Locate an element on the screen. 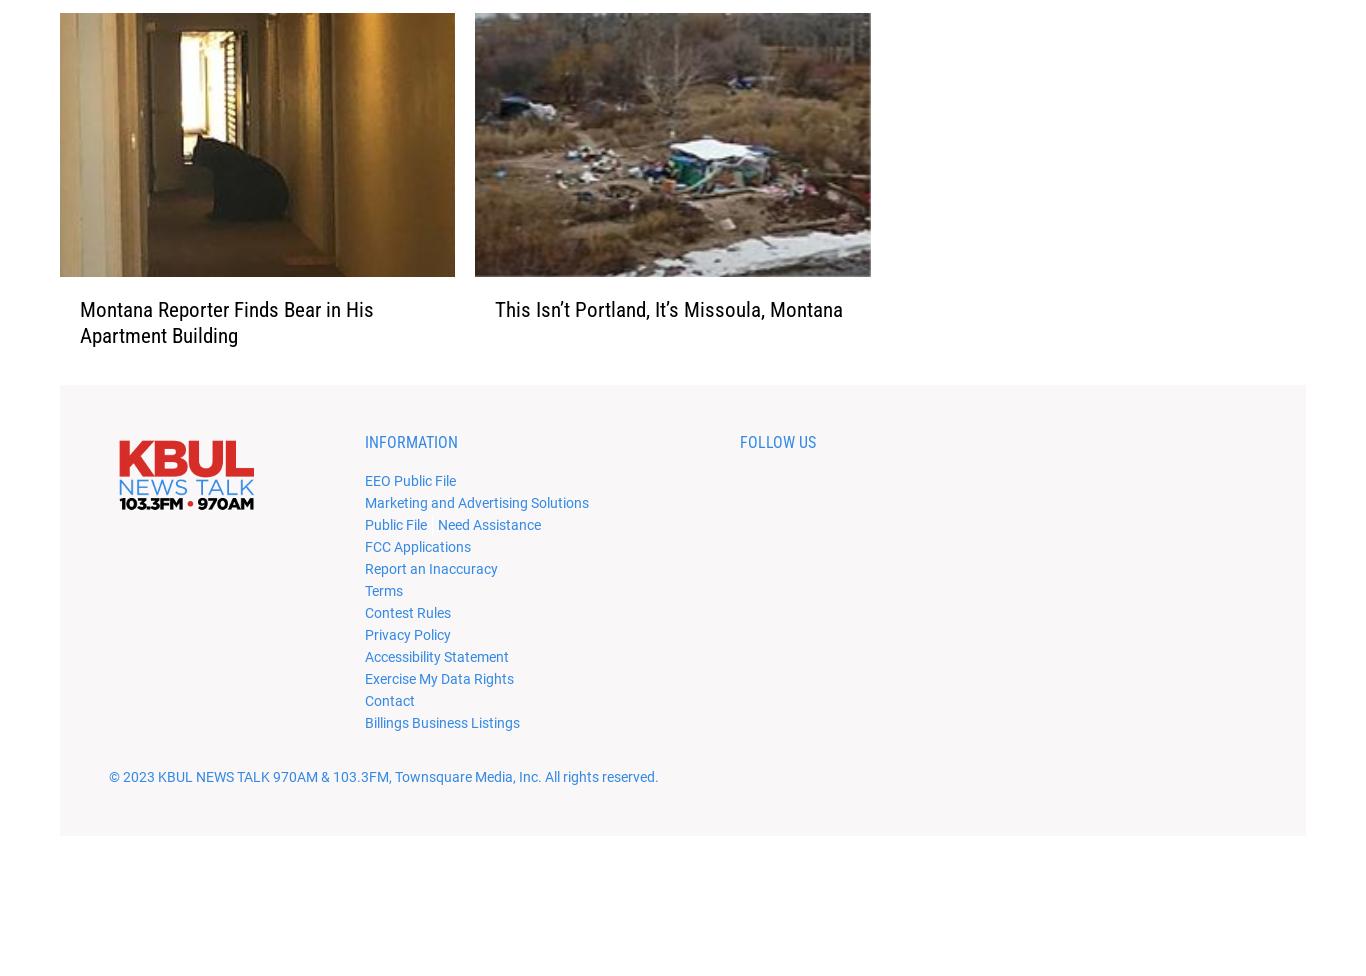  'Billings Business Listings' is located at coordinates (441, 753).